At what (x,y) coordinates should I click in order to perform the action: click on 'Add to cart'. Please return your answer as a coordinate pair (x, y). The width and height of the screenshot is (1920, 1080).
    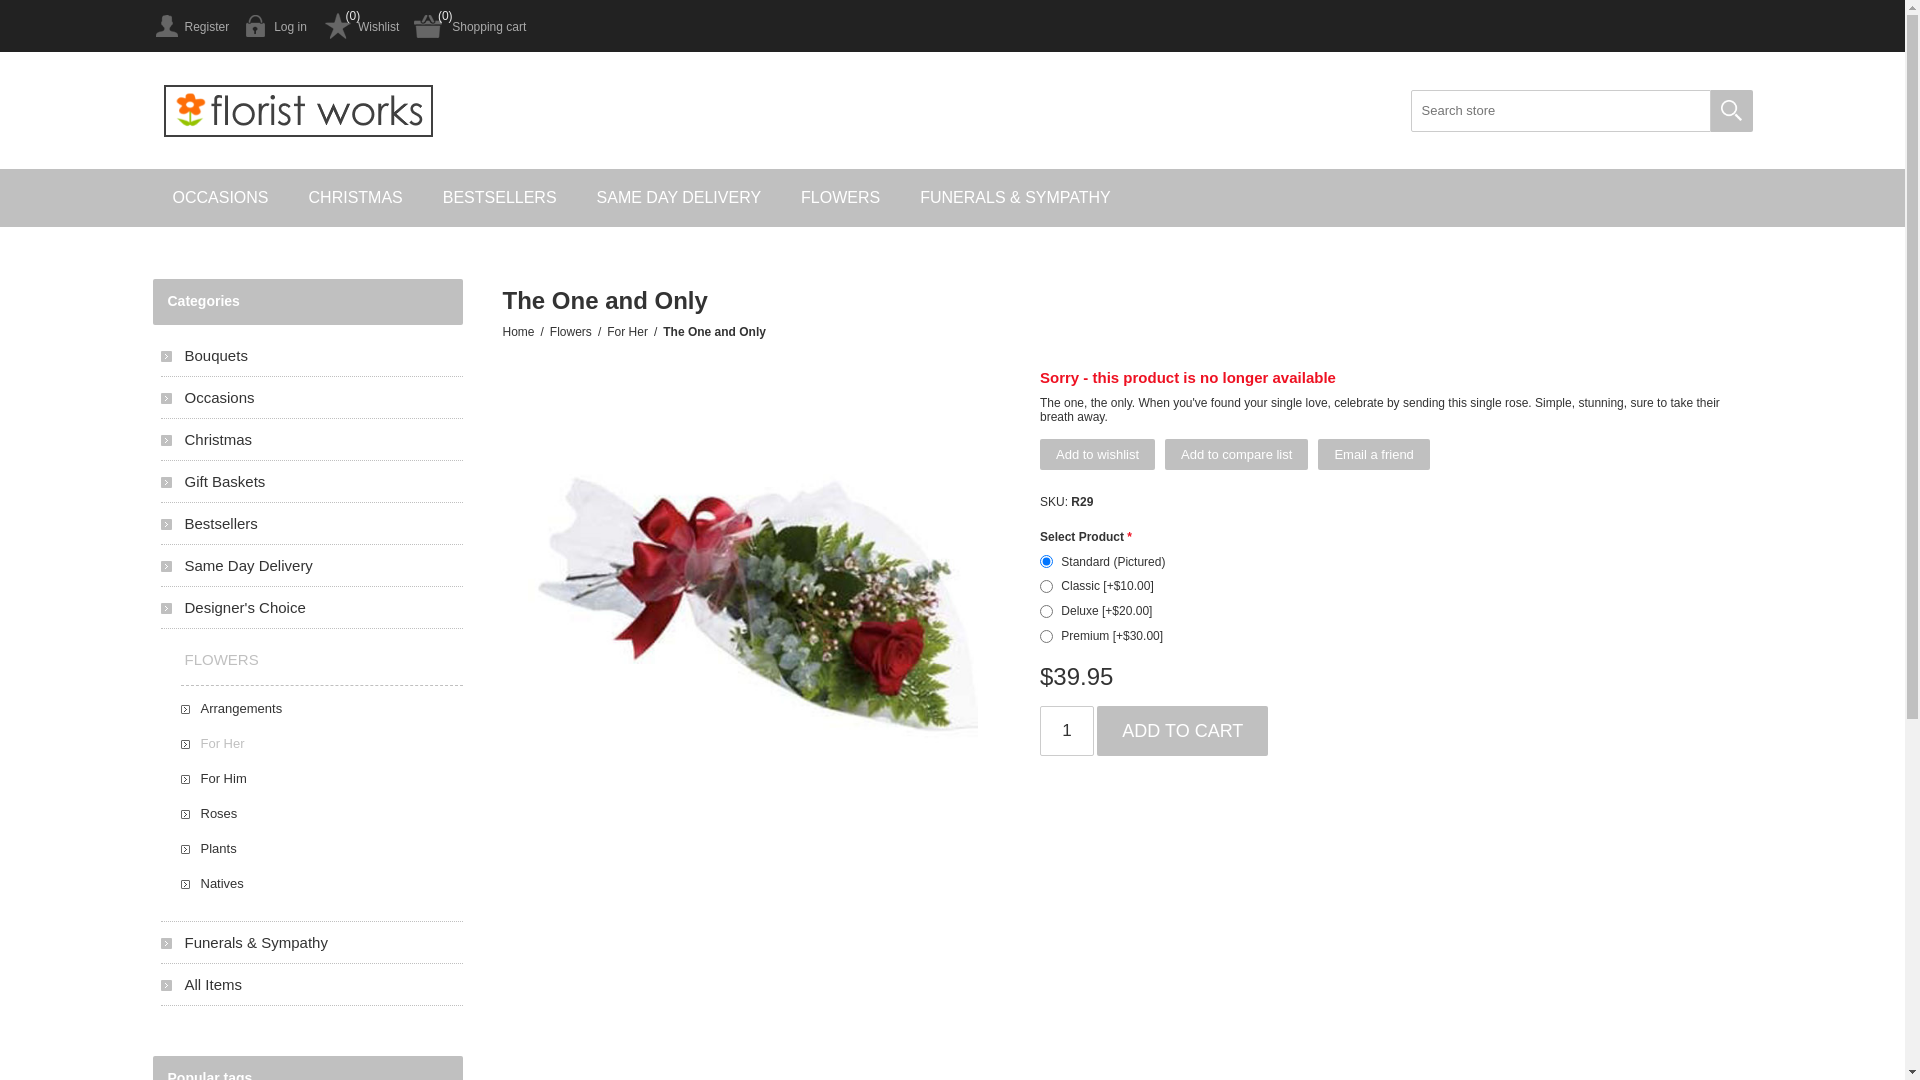
    Looking at the image, I should click on (1182, 731).